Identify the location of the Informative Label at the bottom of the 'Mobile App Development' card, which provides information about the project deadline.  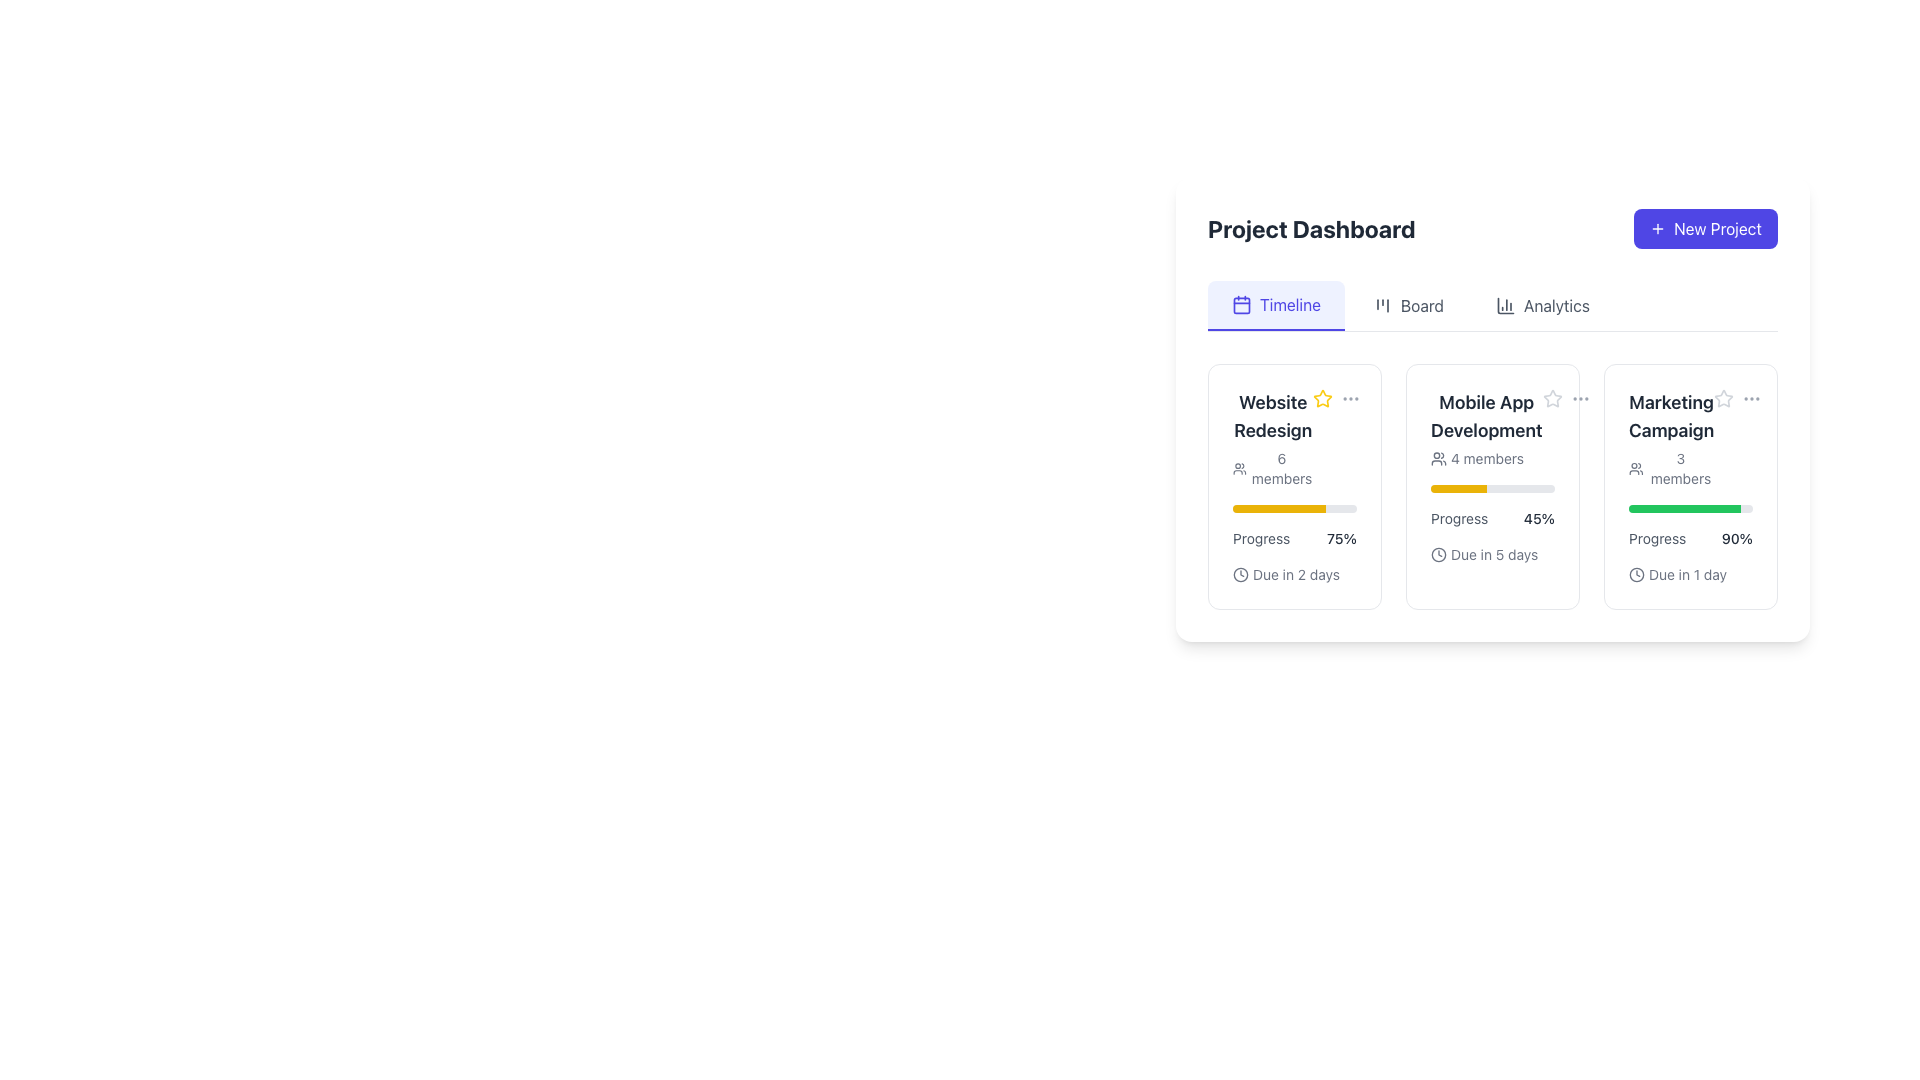
(1492, 555).